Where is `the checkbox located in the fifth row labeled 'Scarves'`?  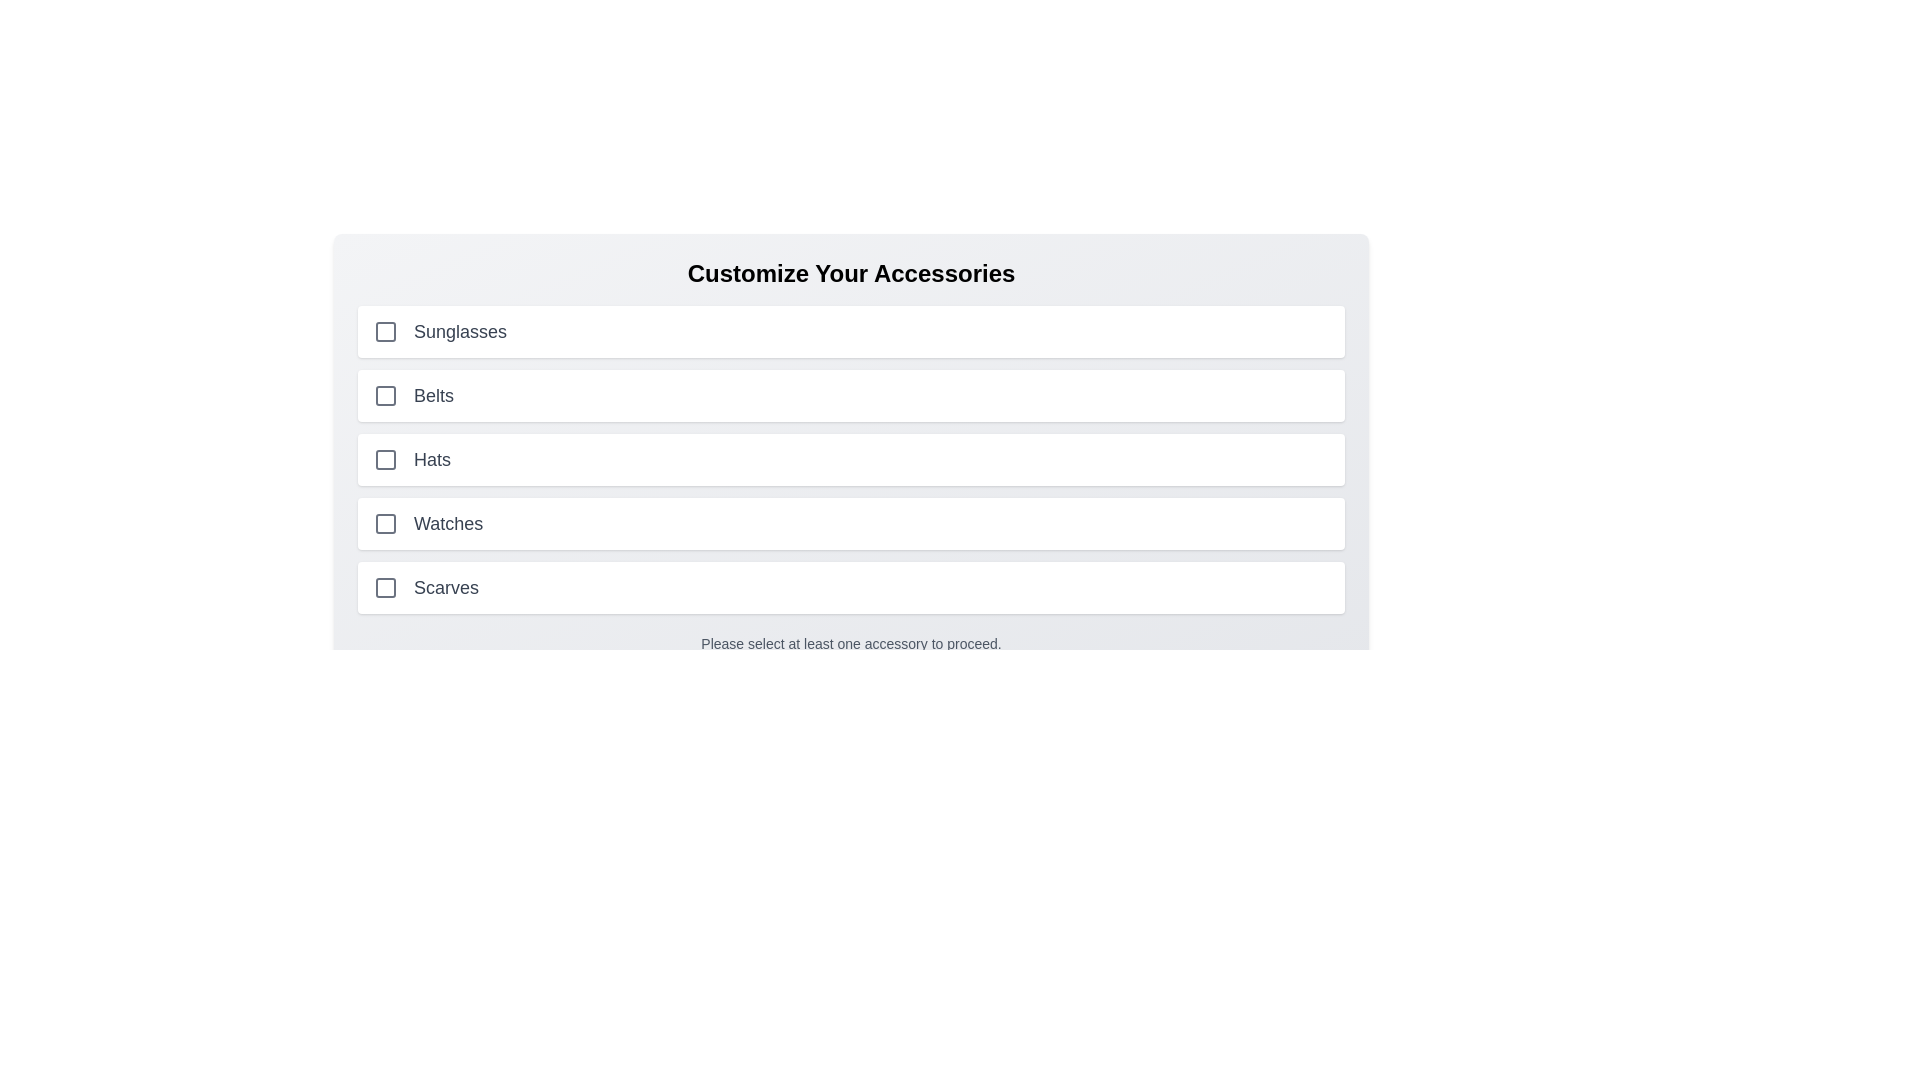 the checkbox located in the fifth row labeled 'Scarves' is located at coordinates (385, 586).